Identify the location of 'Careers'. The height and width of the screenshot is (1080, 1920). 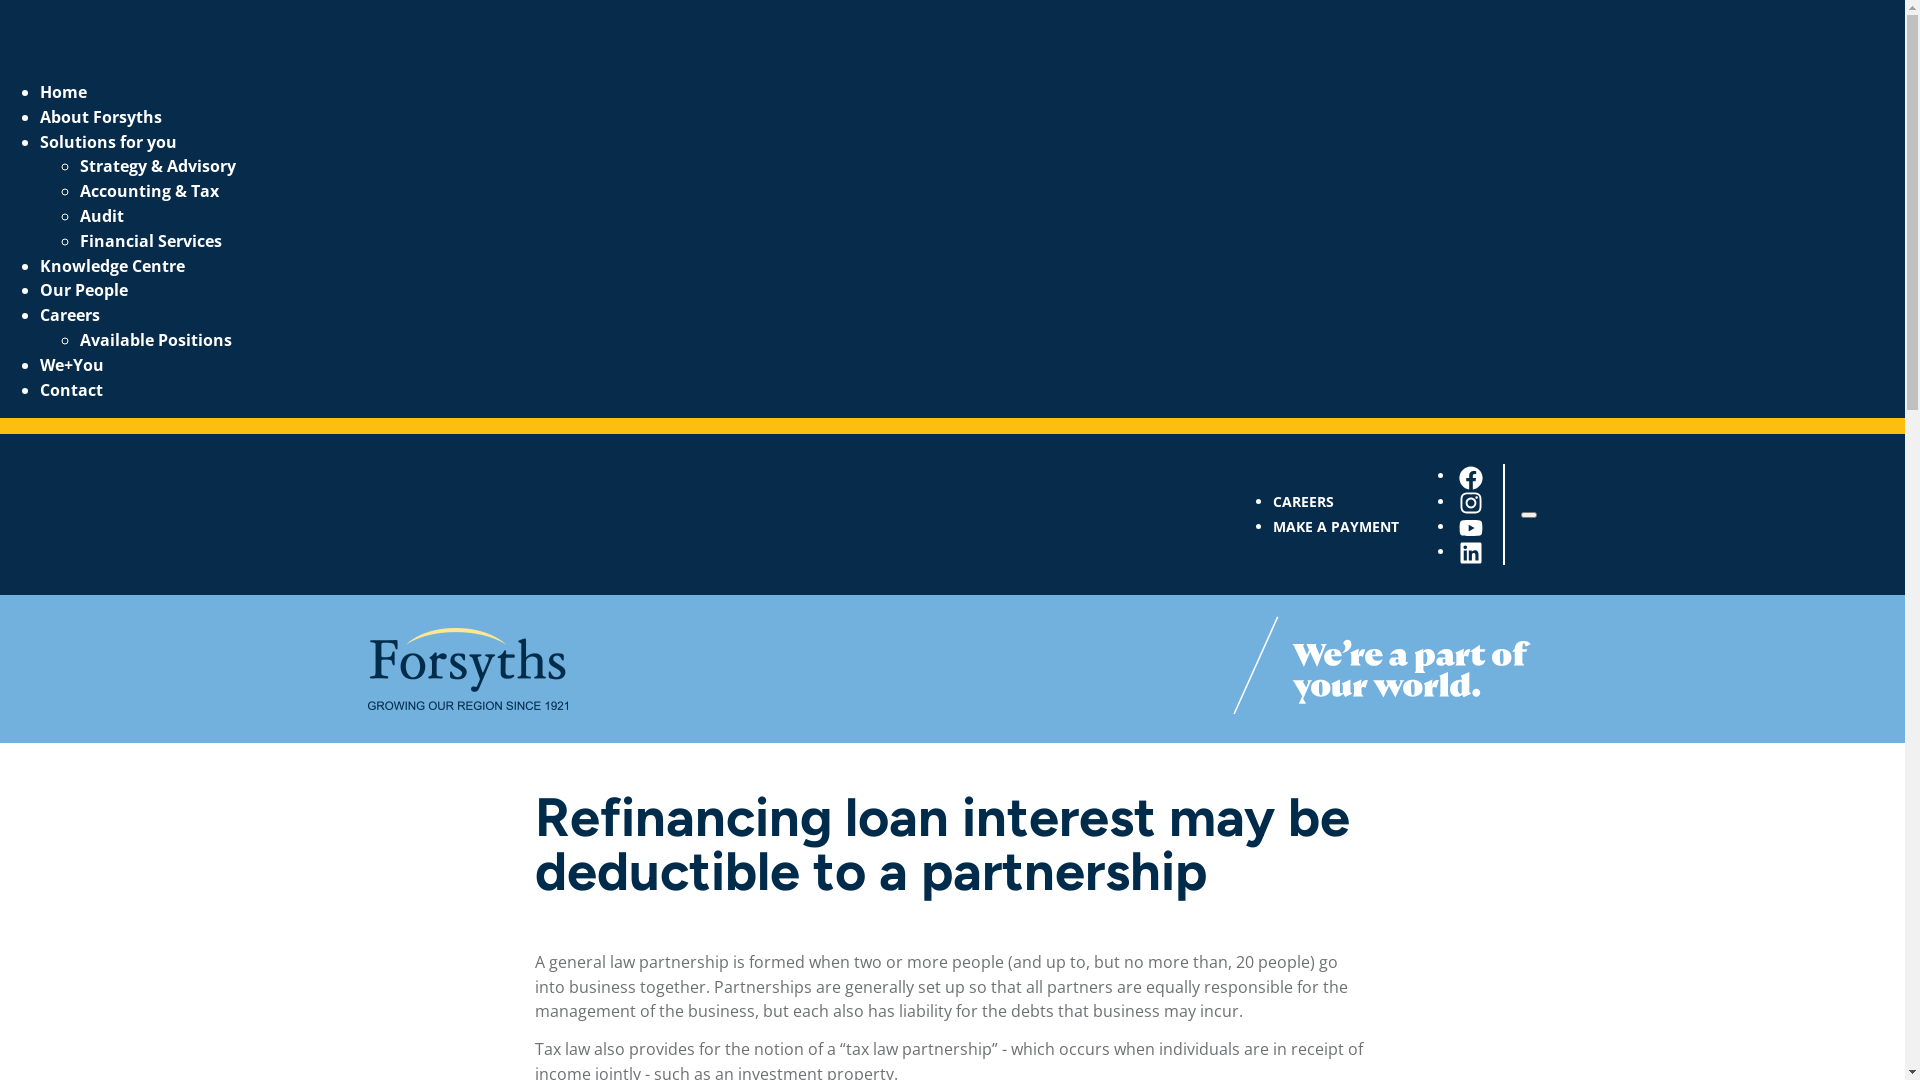
(70, 315).